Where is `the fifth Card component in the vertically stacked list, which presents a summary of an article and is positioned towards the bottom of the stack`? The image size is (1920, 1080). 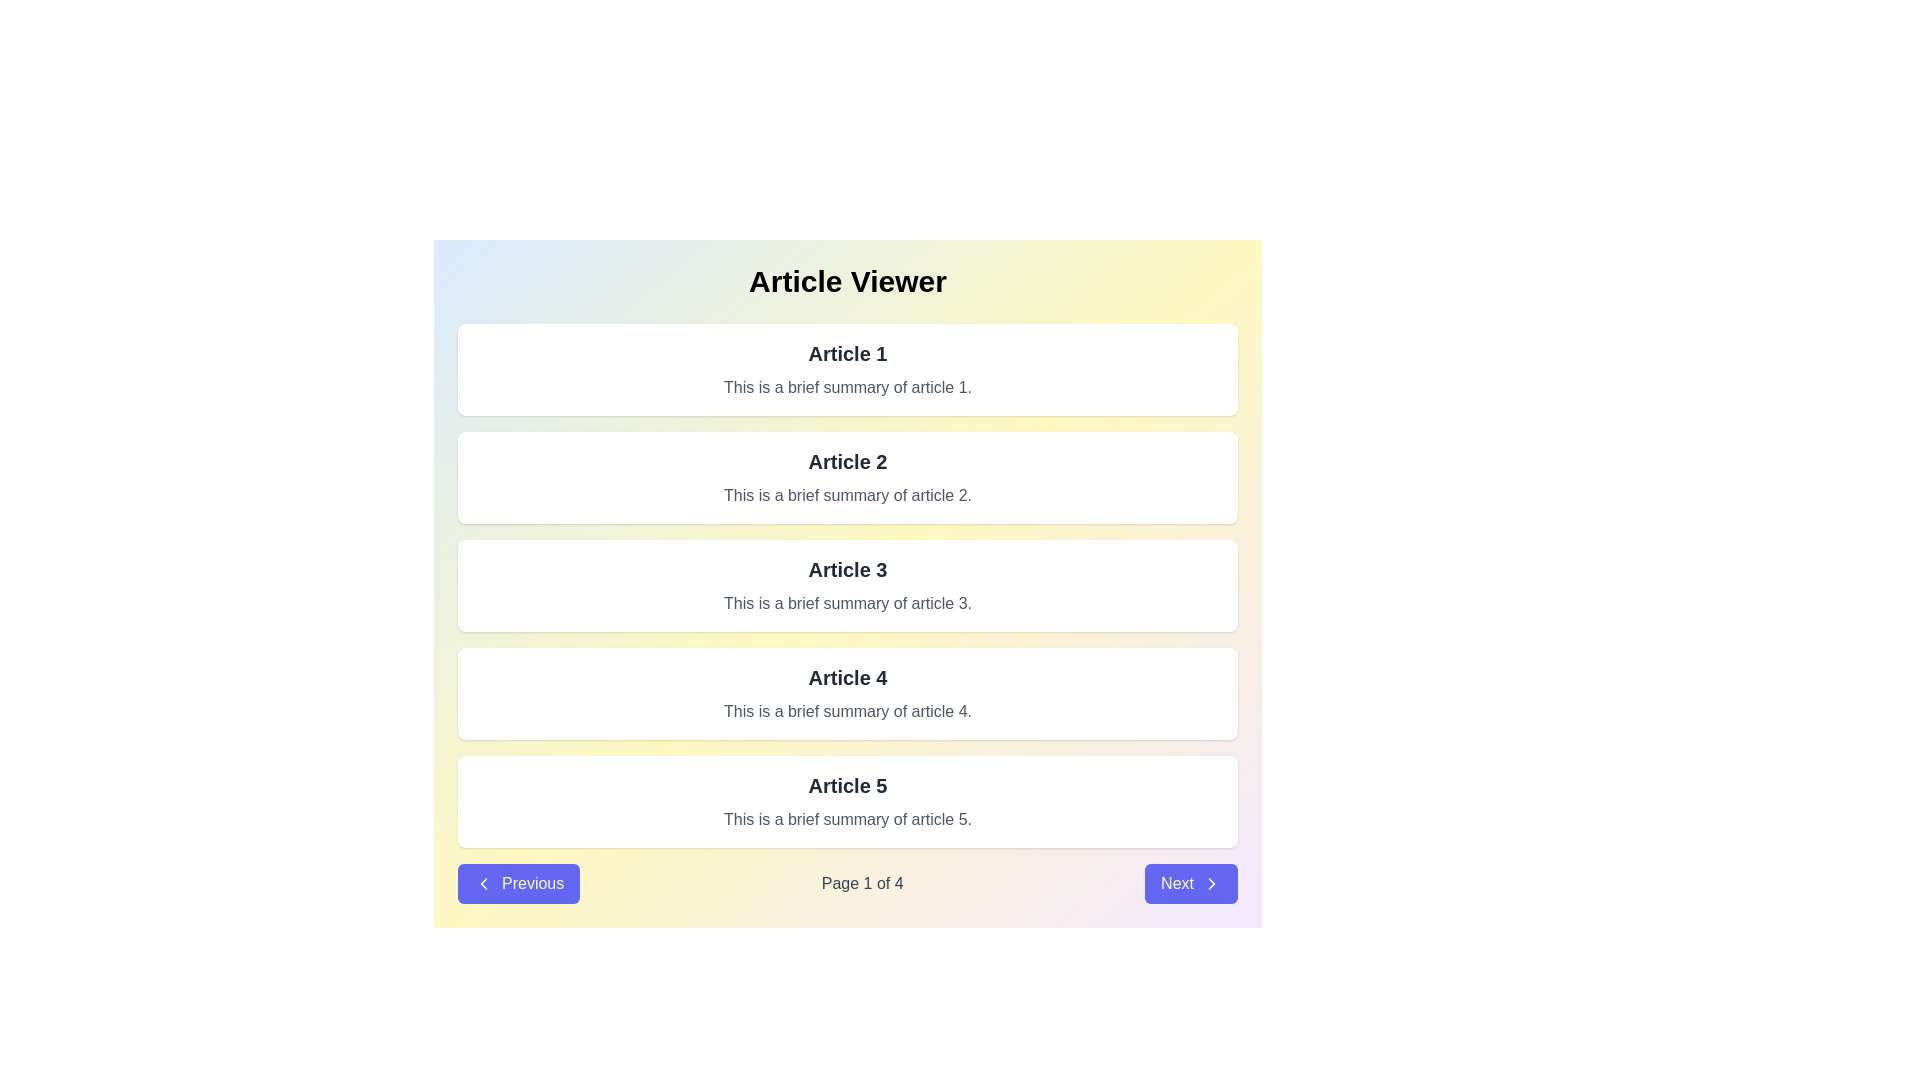
the fifth Card component in the vertically stacked list, which presents a summary of an article and is positioned towards the bottom of the stack is located at coordinates (848, 801).